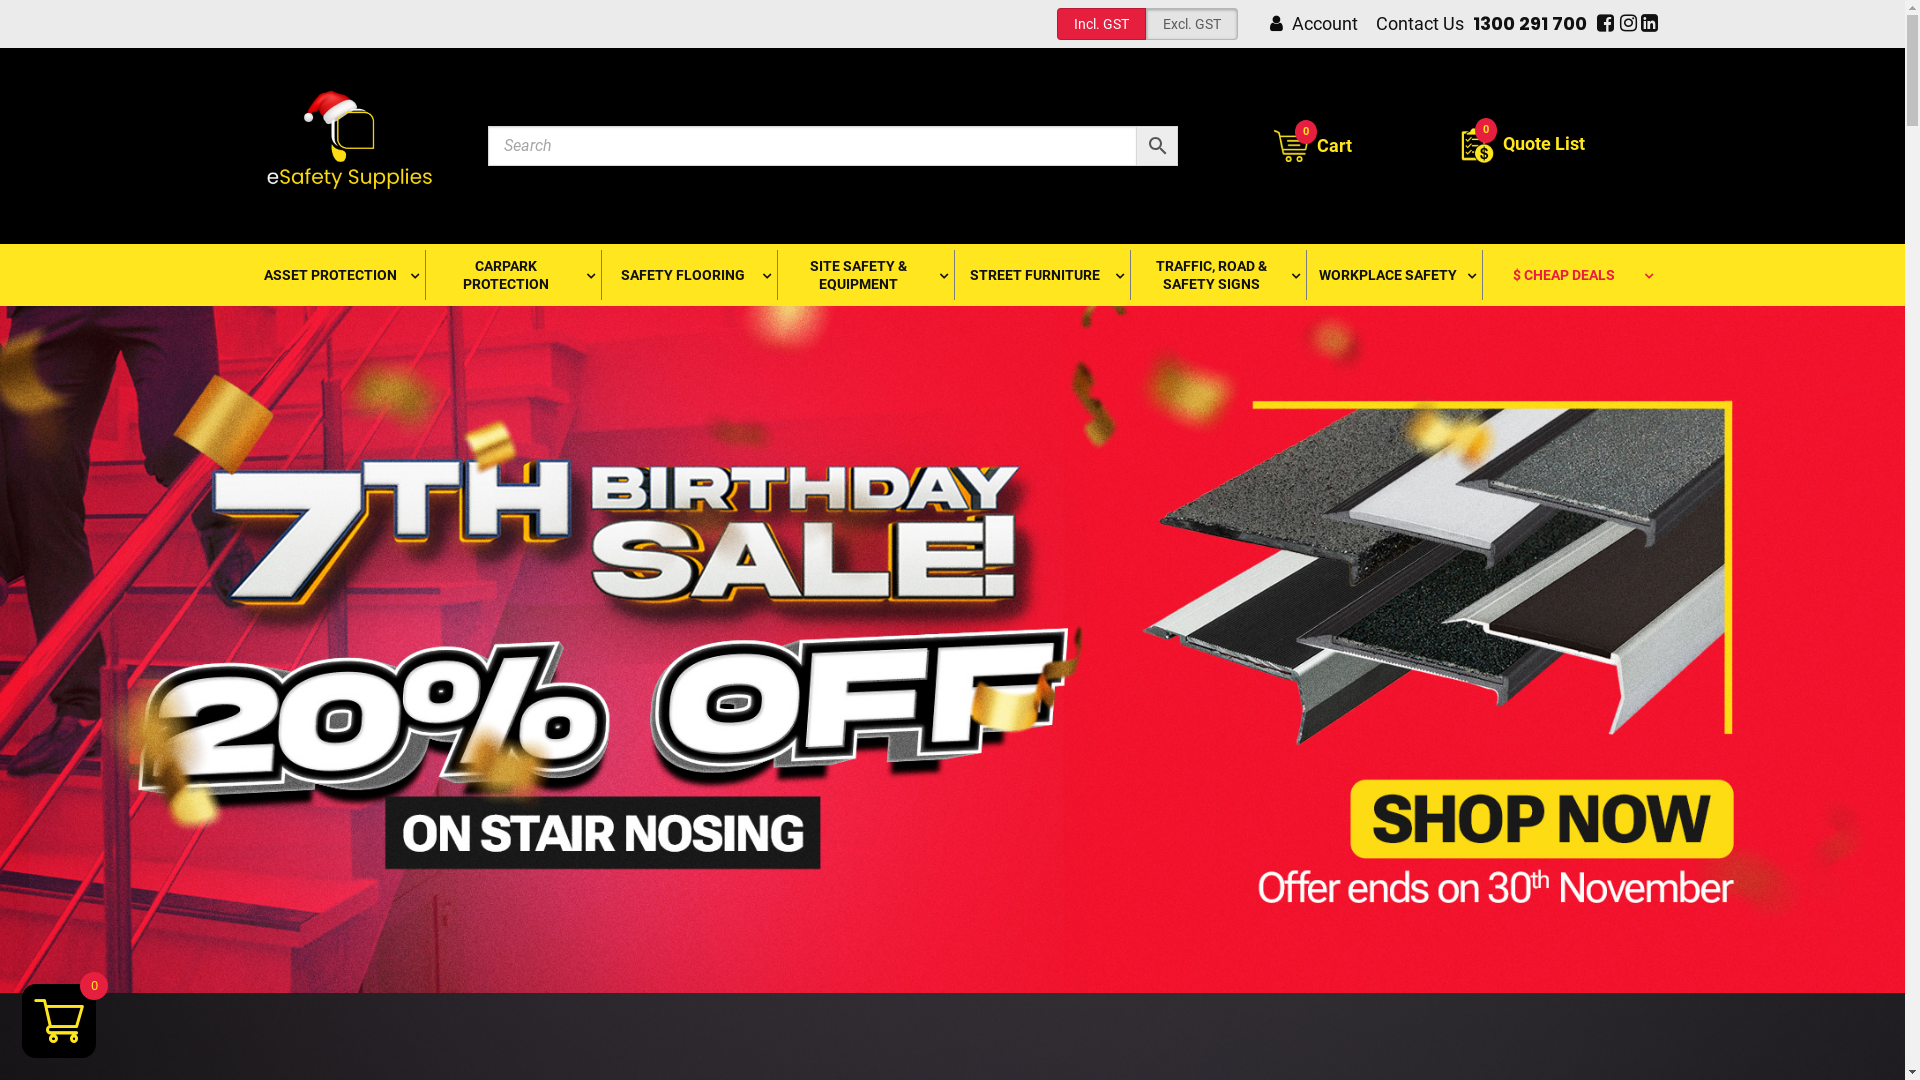 This screenshot has width=1920, height=1080. What do you see at coordinates (336, 274) in the screenshot?
I see `'ASSET PROTECTION'` at bounding box center [336, 274].